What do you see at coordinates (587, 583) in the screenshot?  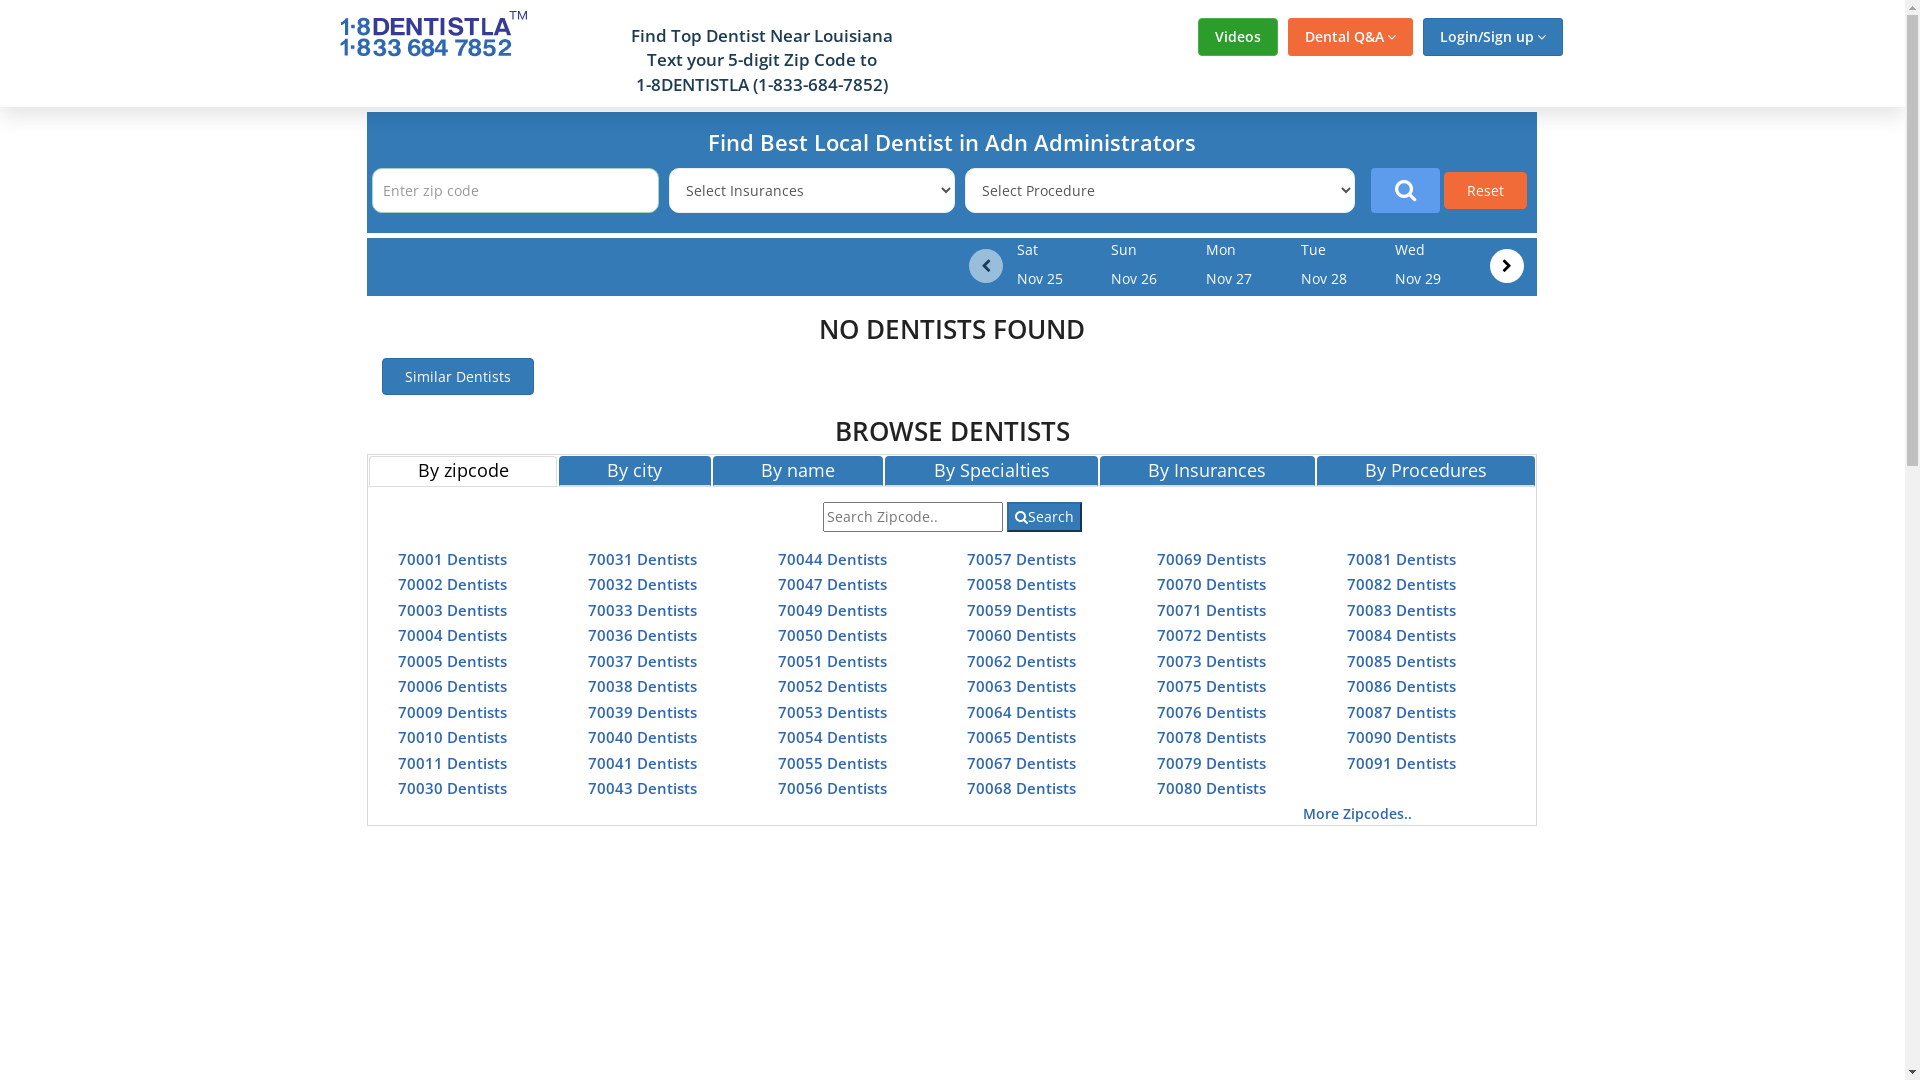 I see `'70032 Dentists'` at bounding box center [587, 583].